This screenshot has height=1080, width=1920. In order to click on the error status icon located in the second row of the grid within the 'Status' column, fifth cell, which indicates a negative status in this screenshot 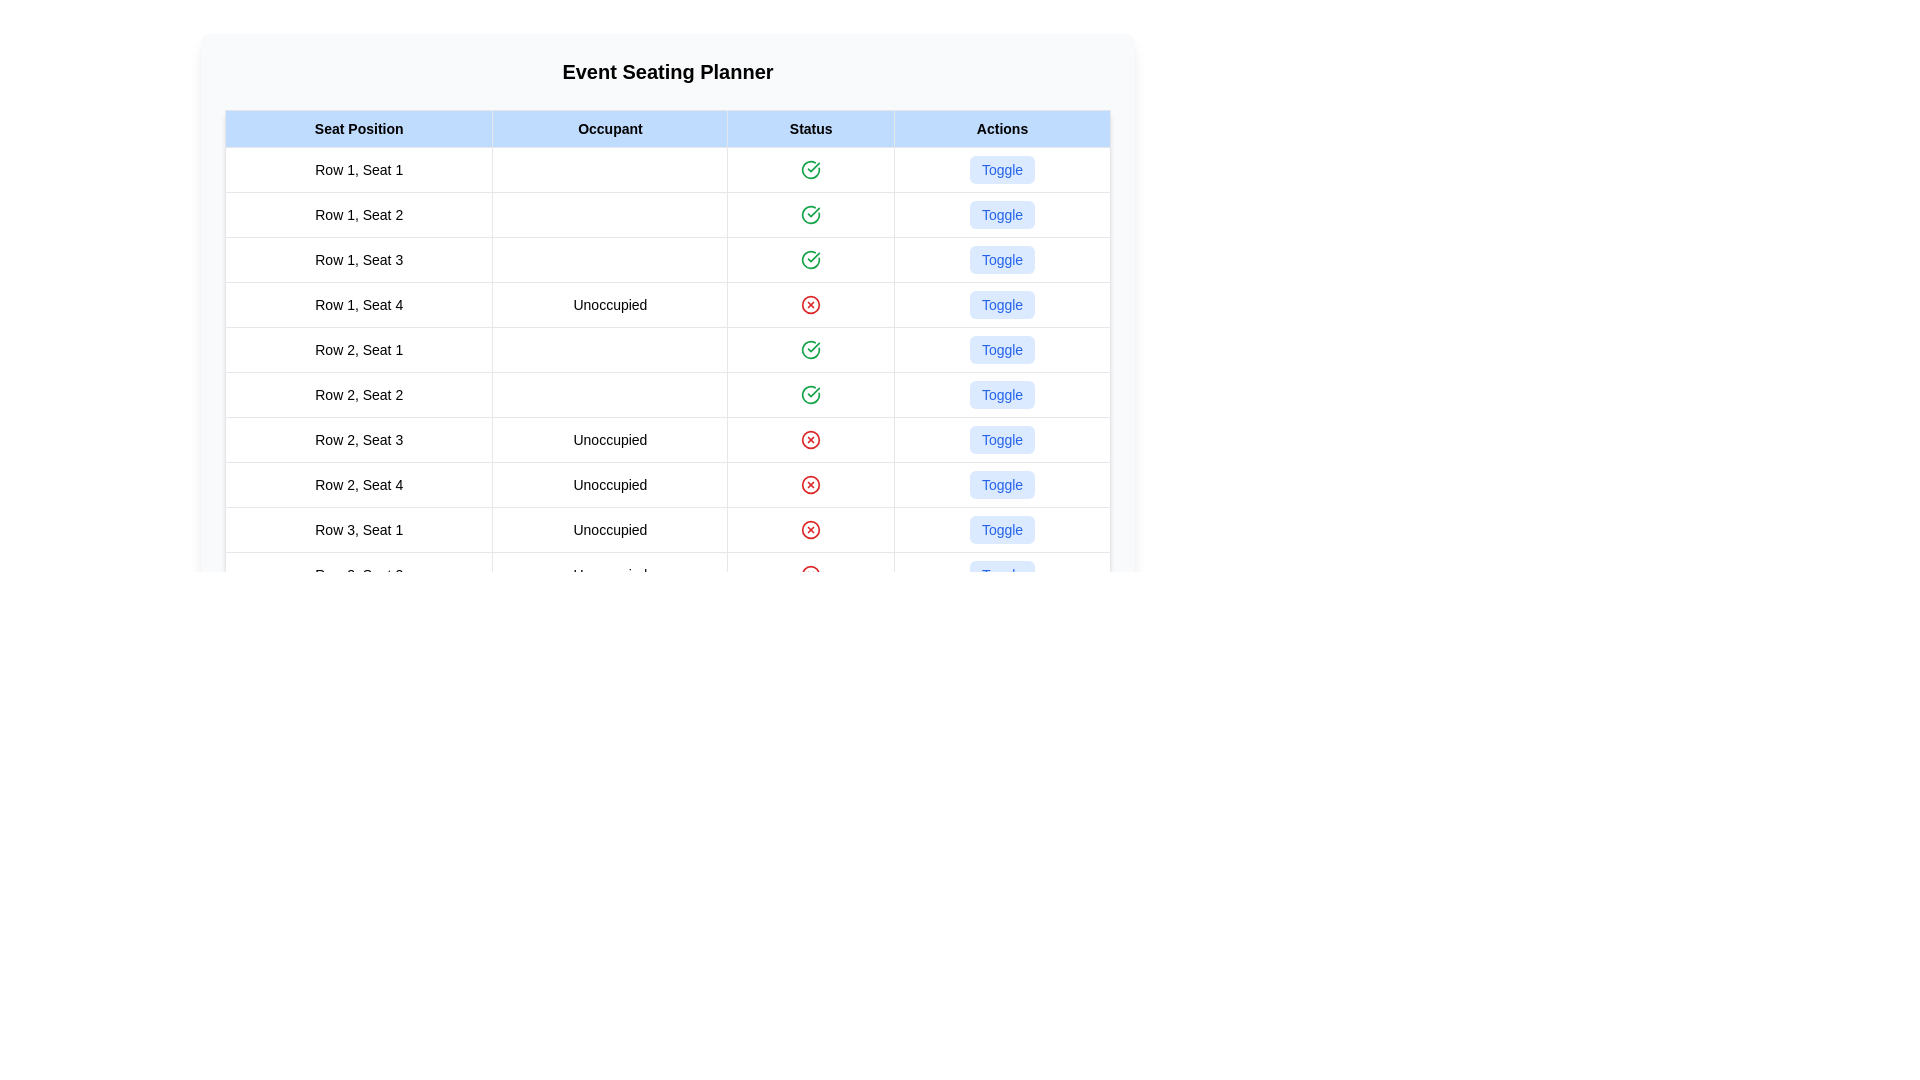, I will do `click(811, 485)`.